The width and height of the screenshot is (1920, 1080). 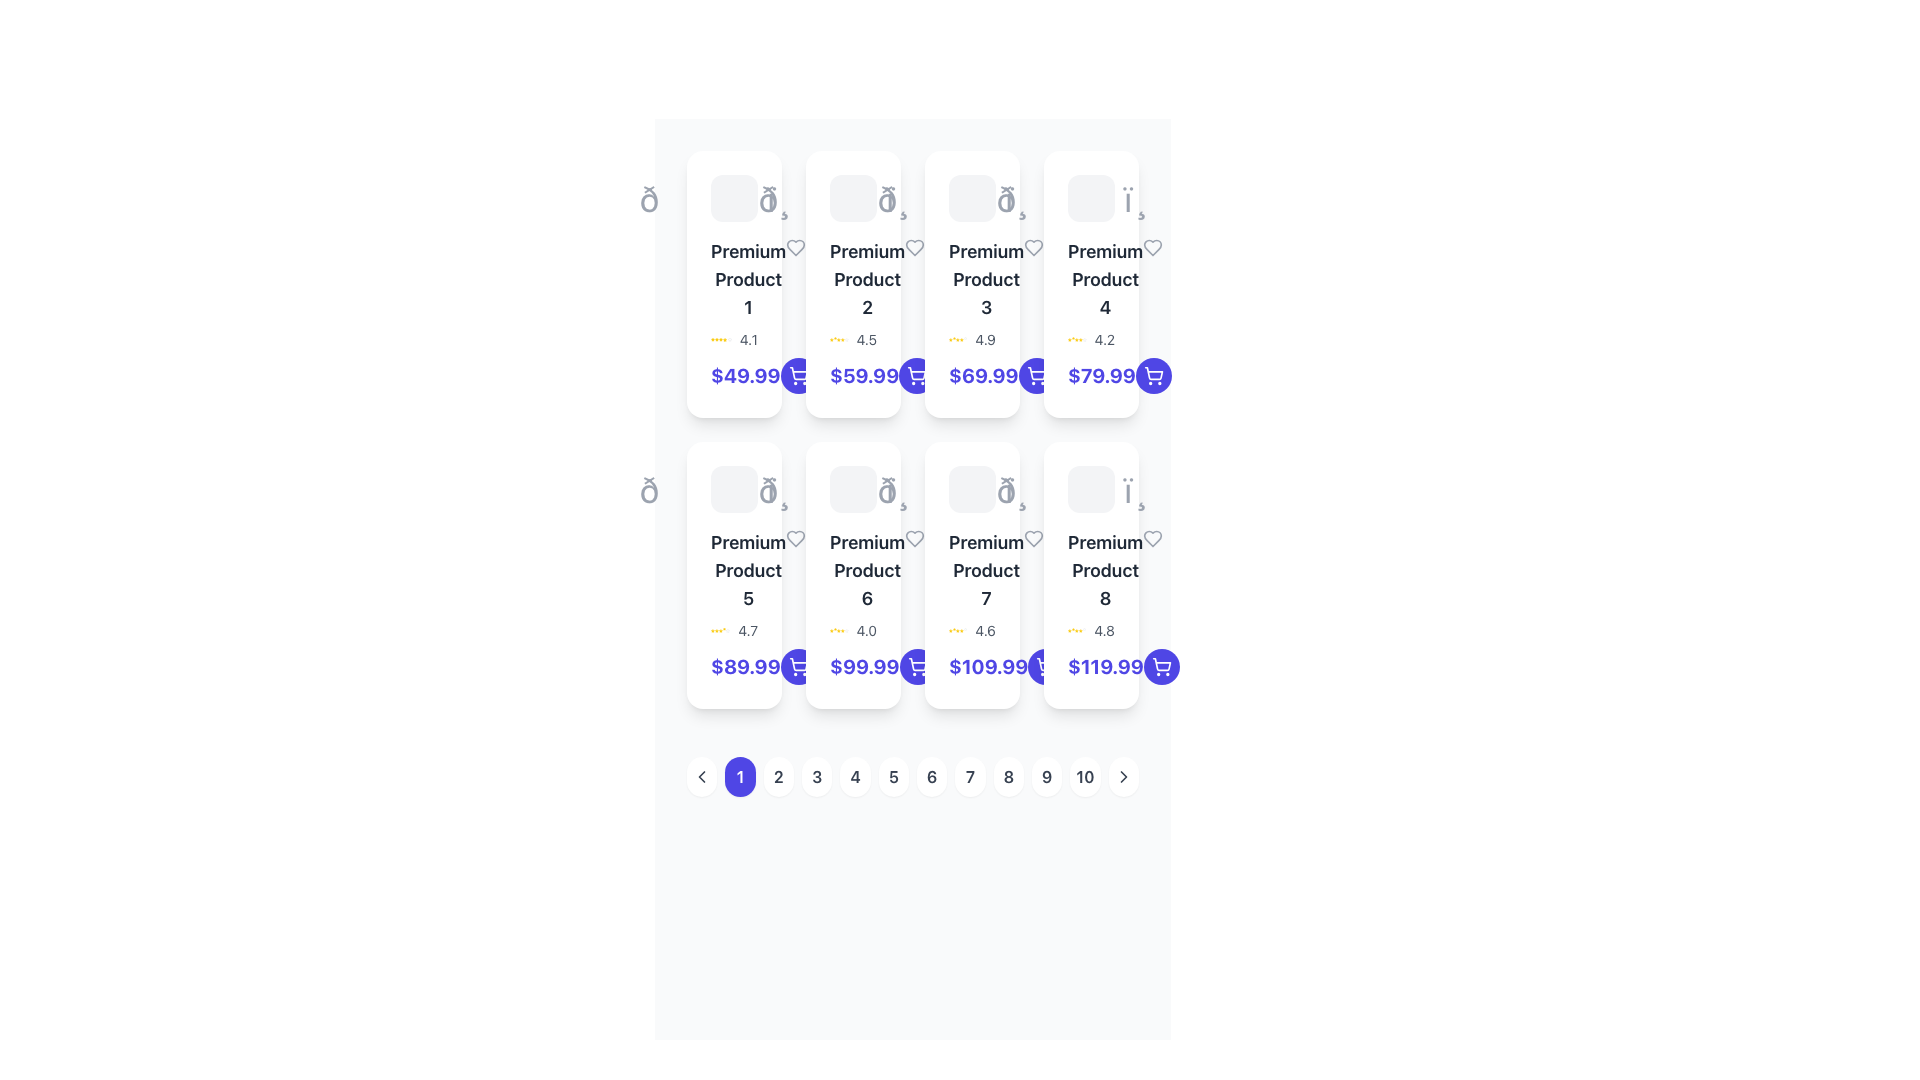 I want to click on the last star icon in the rating system, which represents the unrated portion of the rating, aligned with the text '4.6', so click(x=965, y=631).